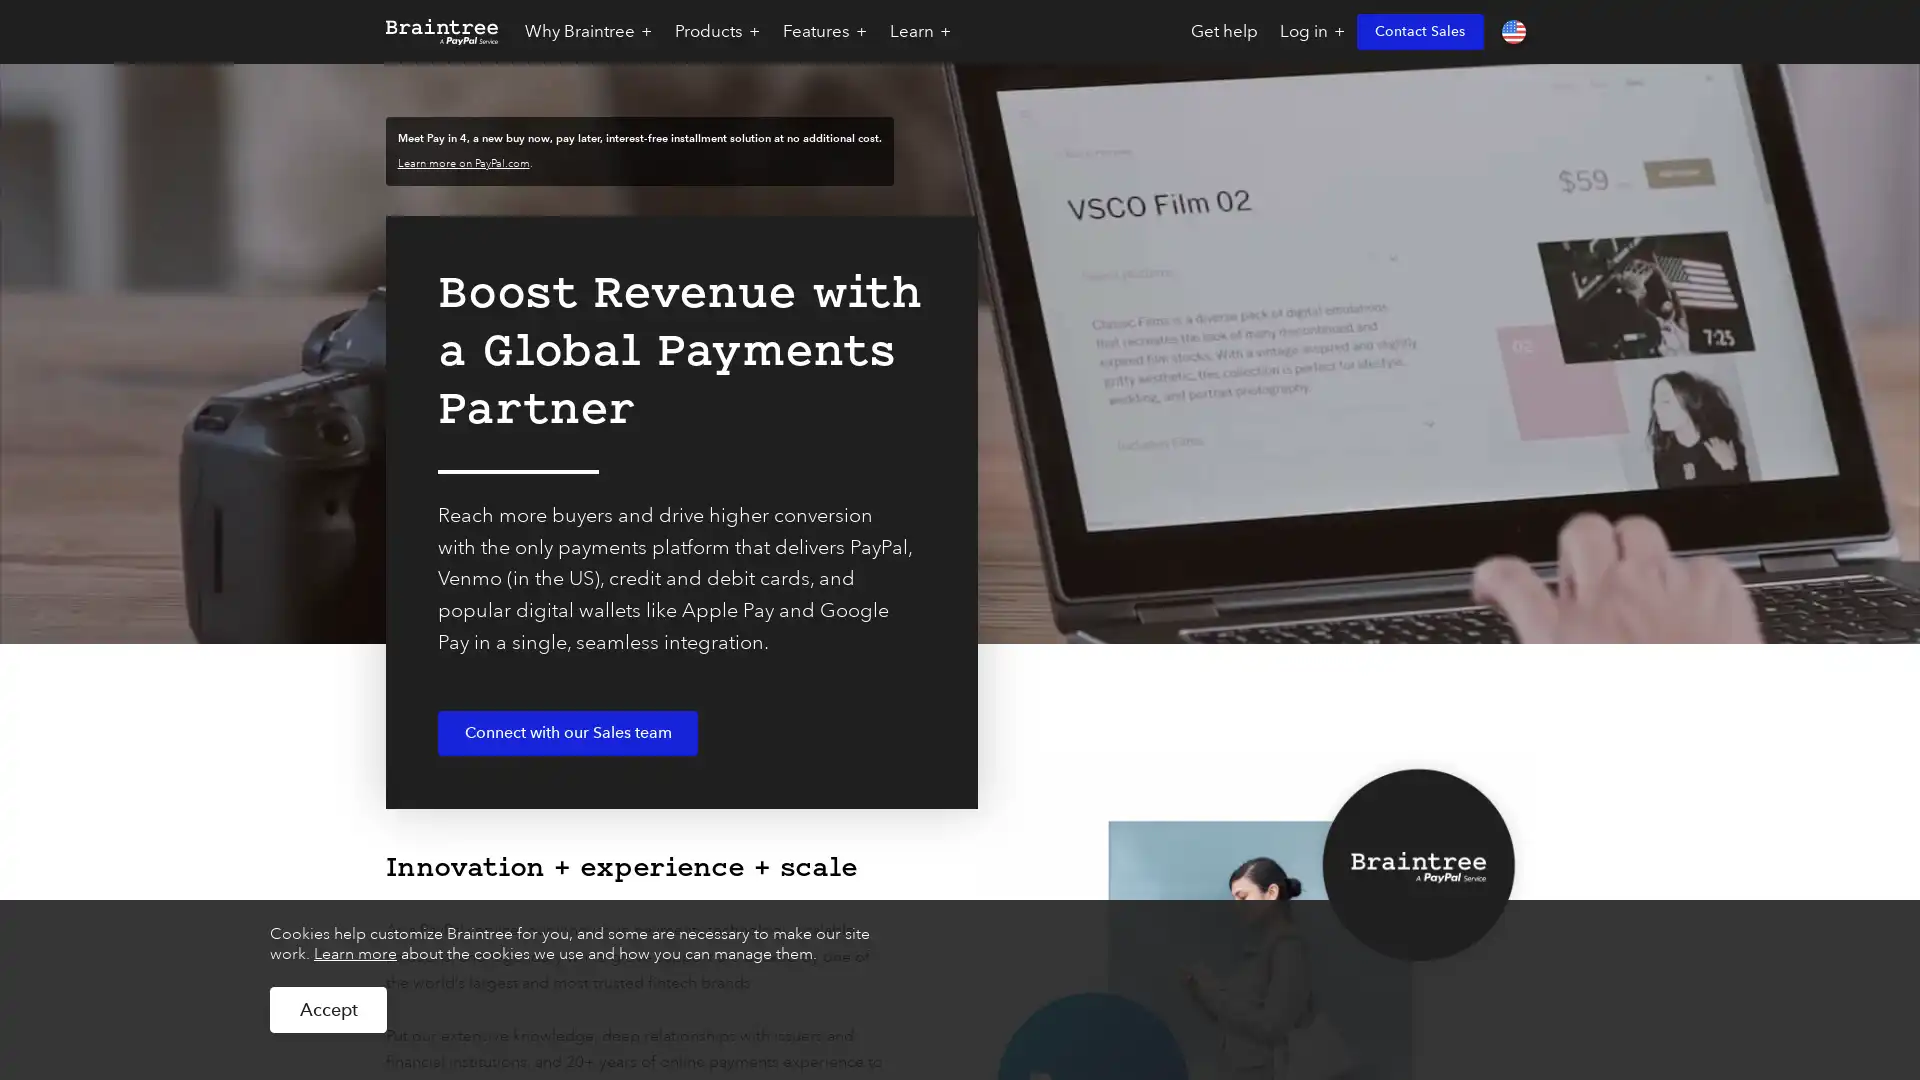  I want to click on play, so click(48, 805).